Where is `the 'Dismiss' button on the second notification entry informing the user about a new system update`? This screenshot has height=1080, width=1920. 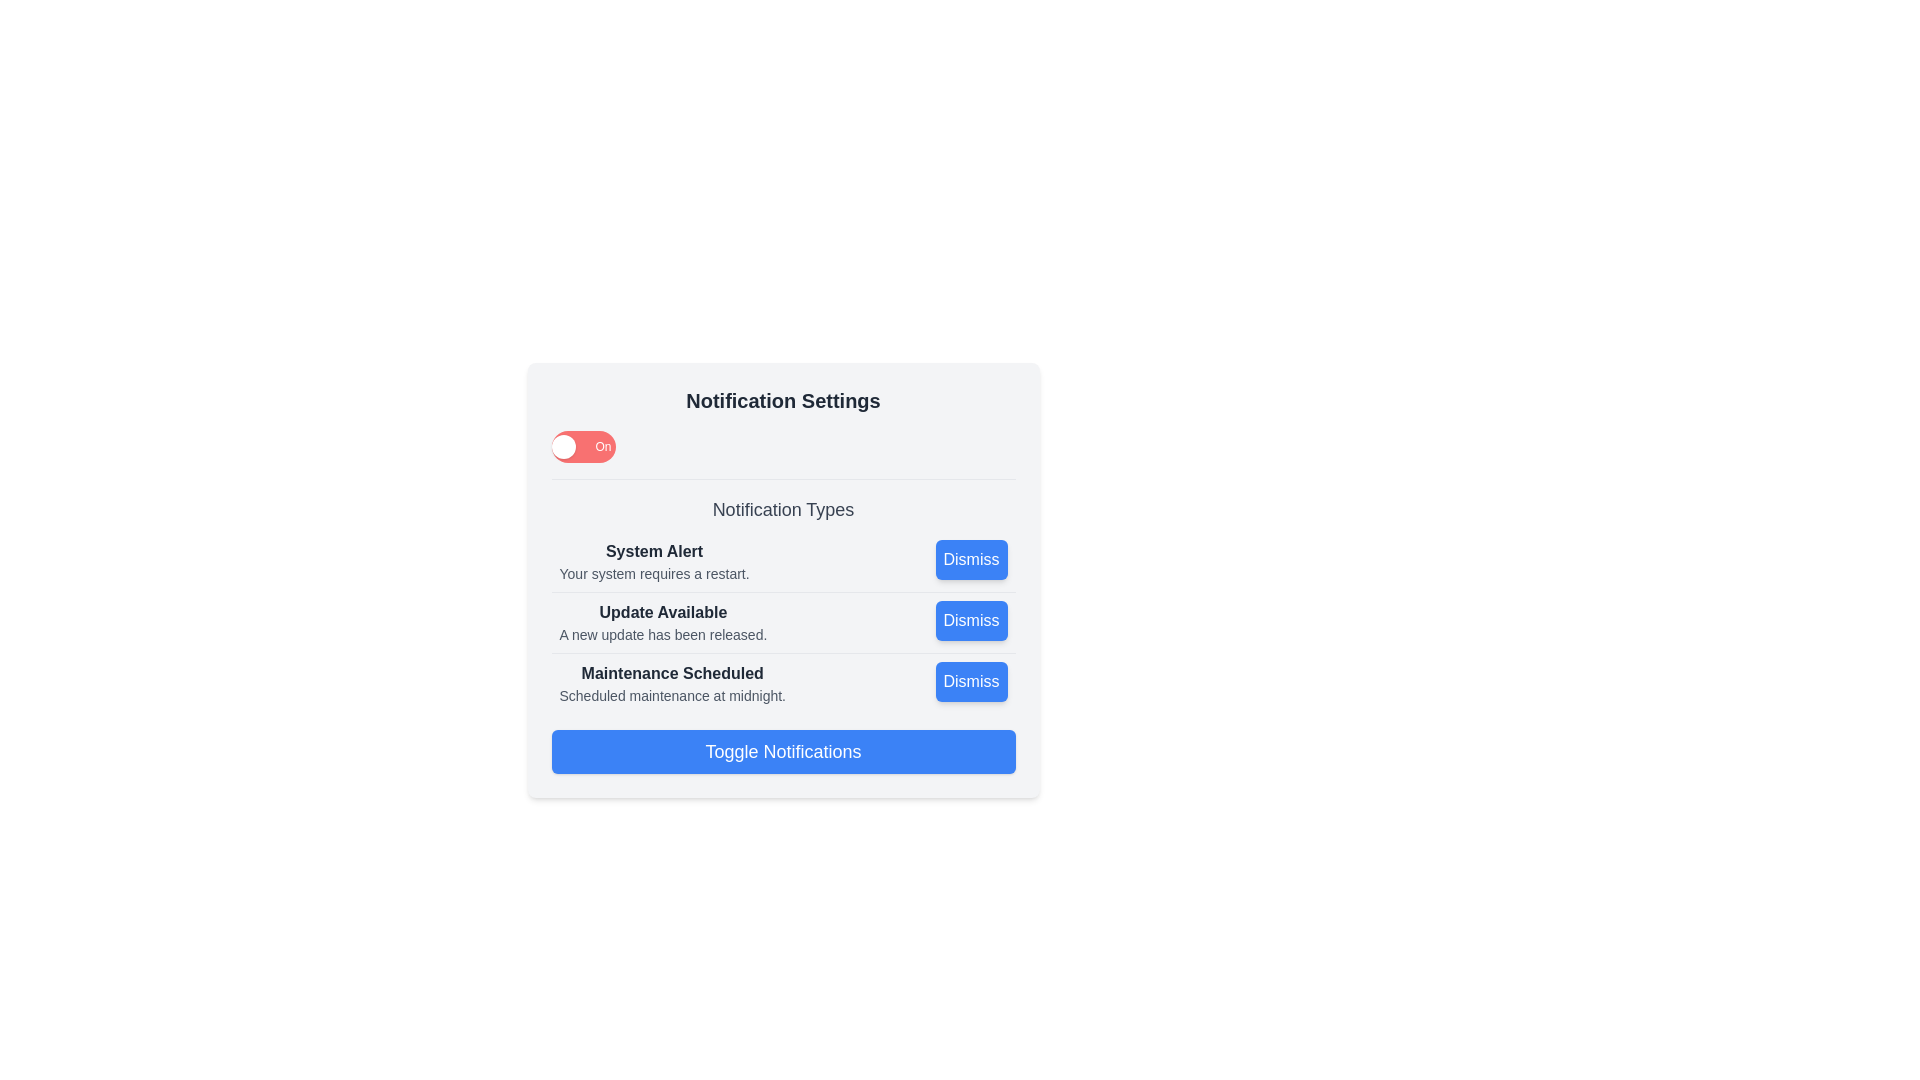 the 'Dismiss' button on the second notification entry informing the user about a new system update is located at coordinates (782, 622).